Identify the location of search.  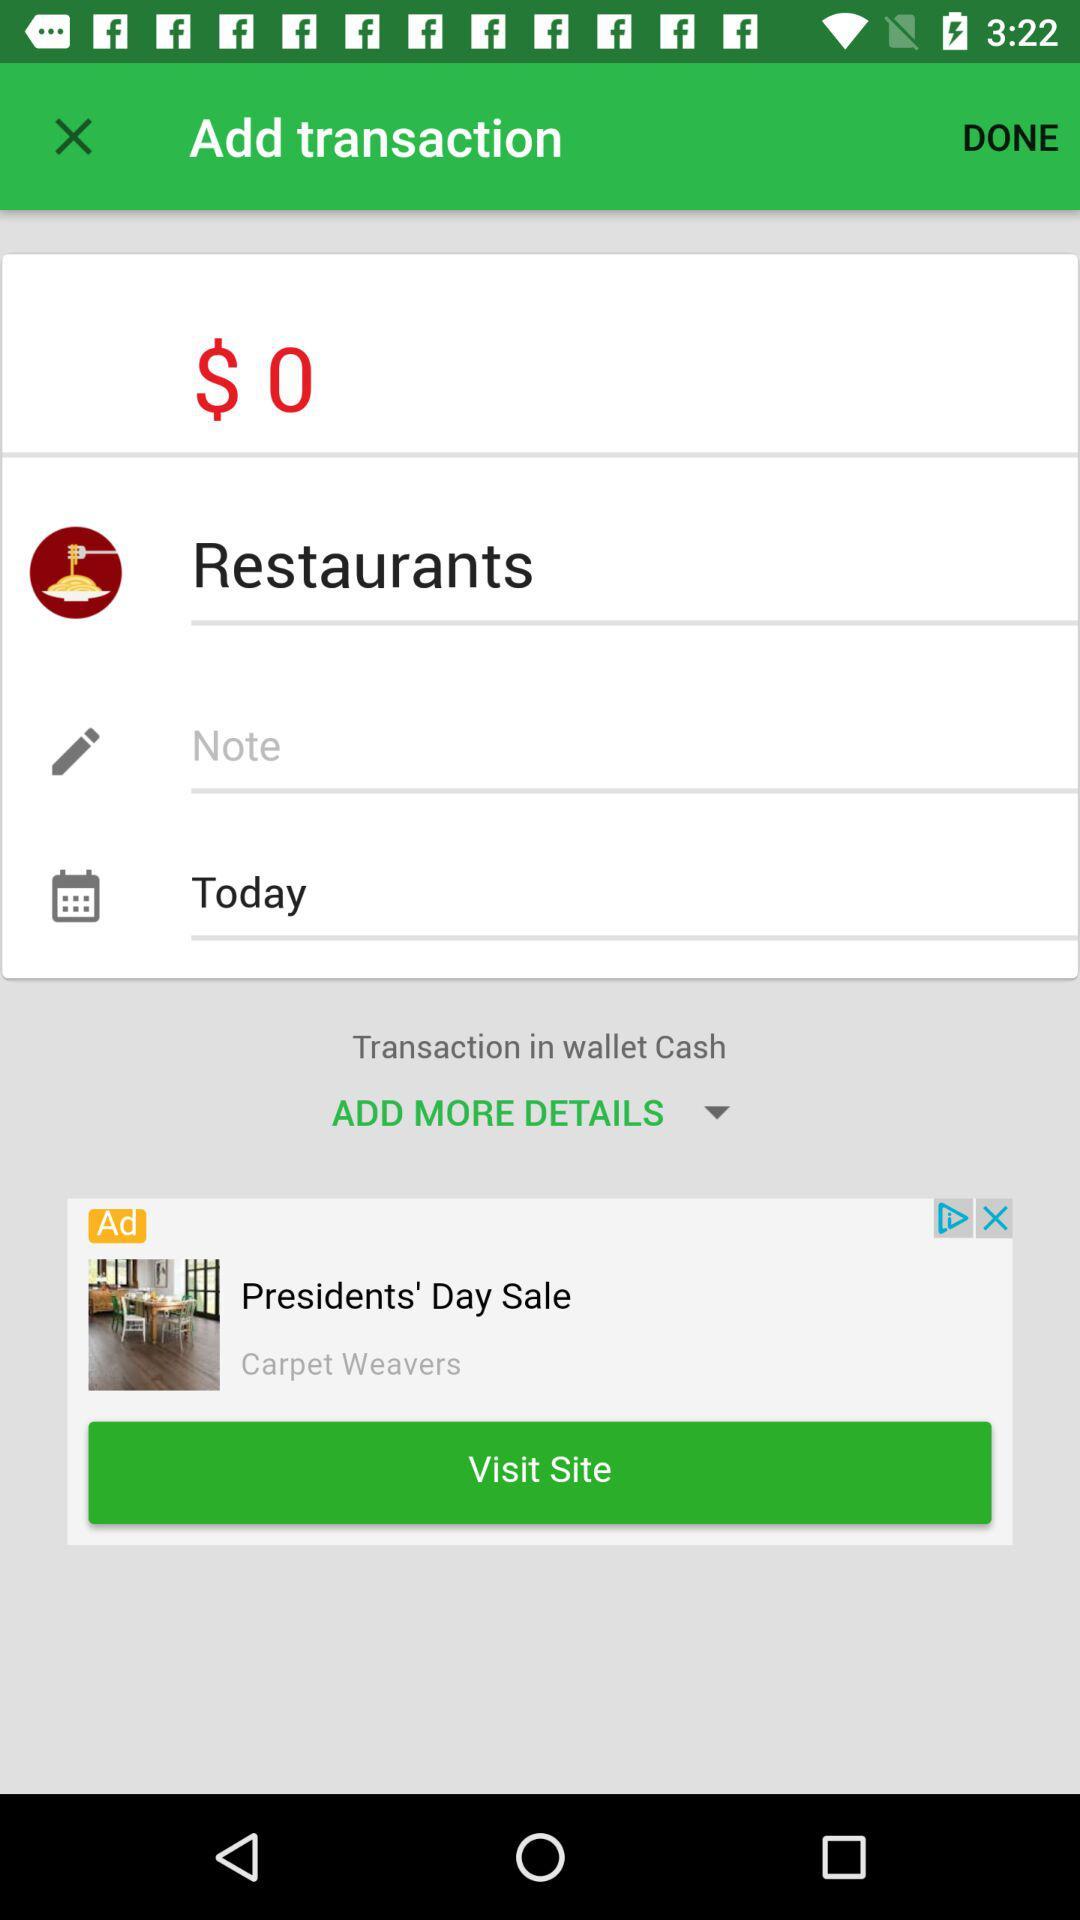
(634, 750).